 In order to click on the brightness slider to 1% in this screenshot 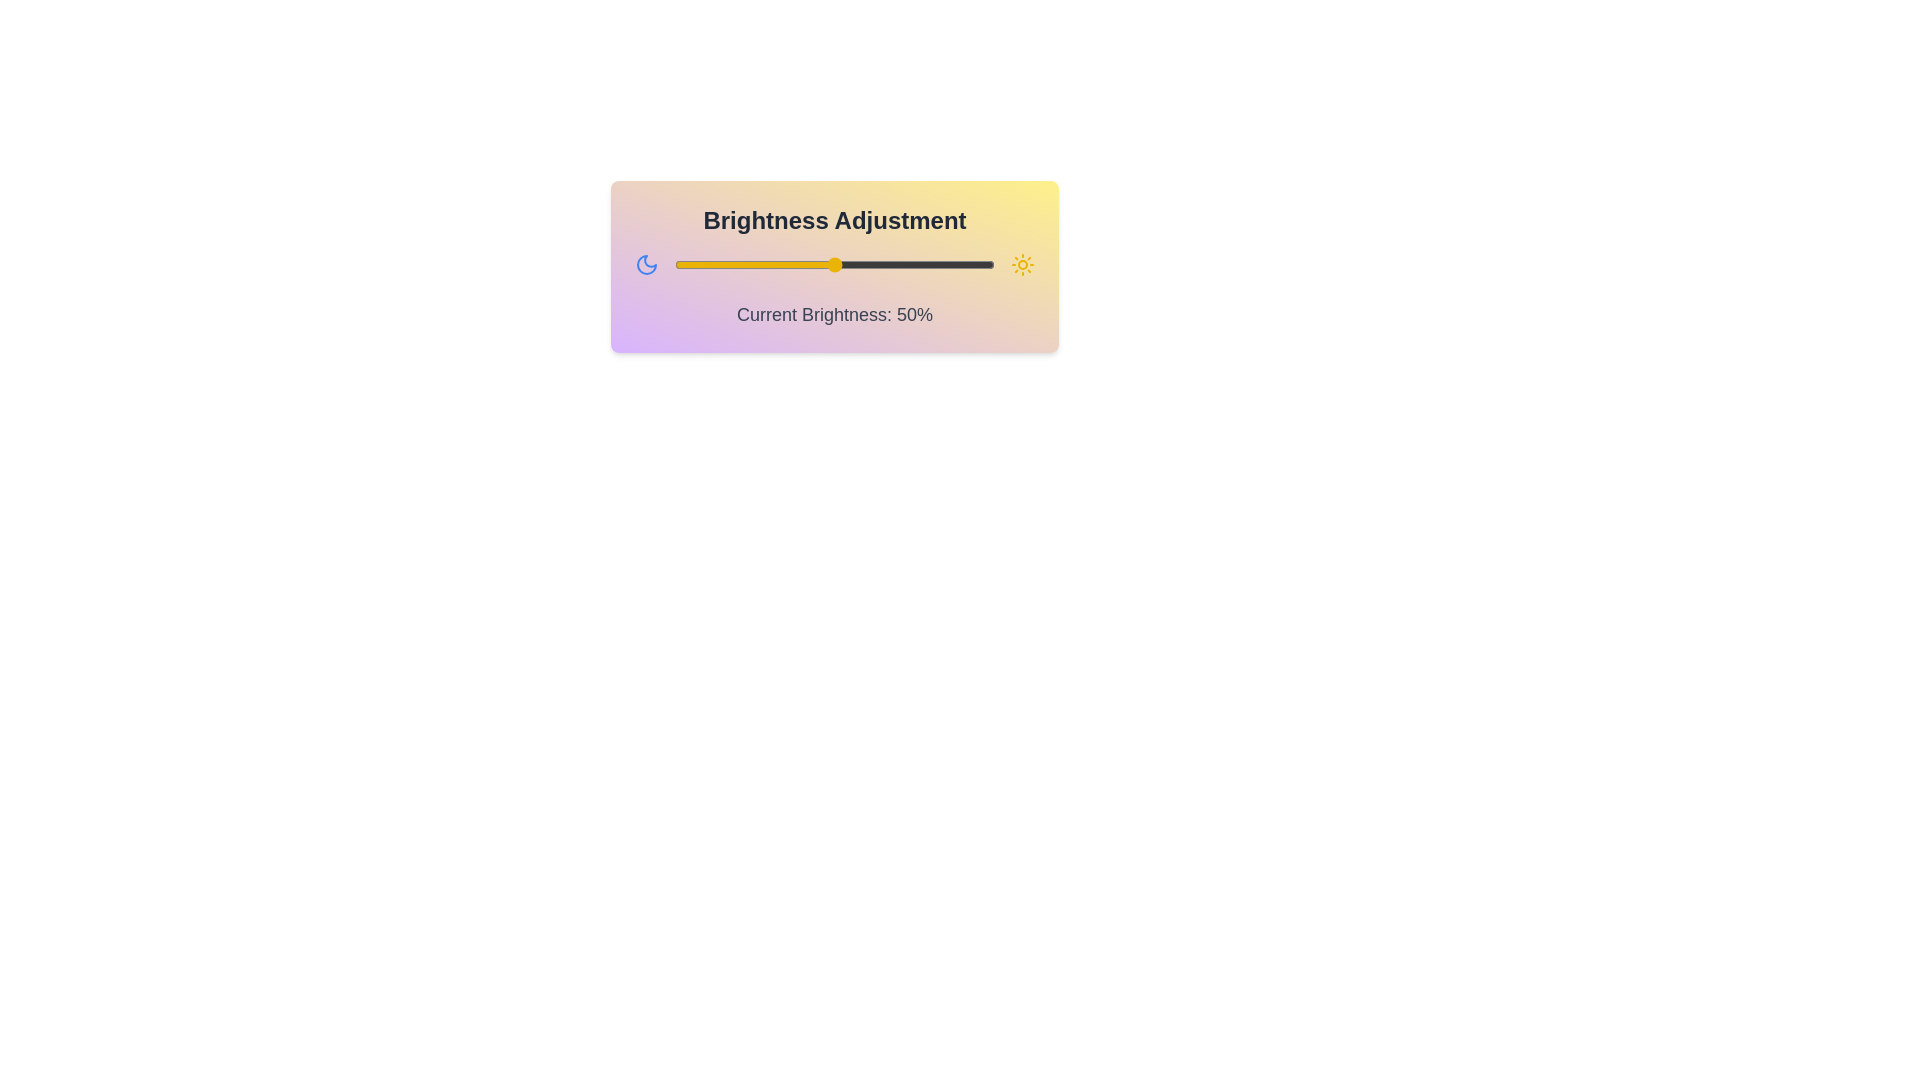, I will do `click(678, 264)`.